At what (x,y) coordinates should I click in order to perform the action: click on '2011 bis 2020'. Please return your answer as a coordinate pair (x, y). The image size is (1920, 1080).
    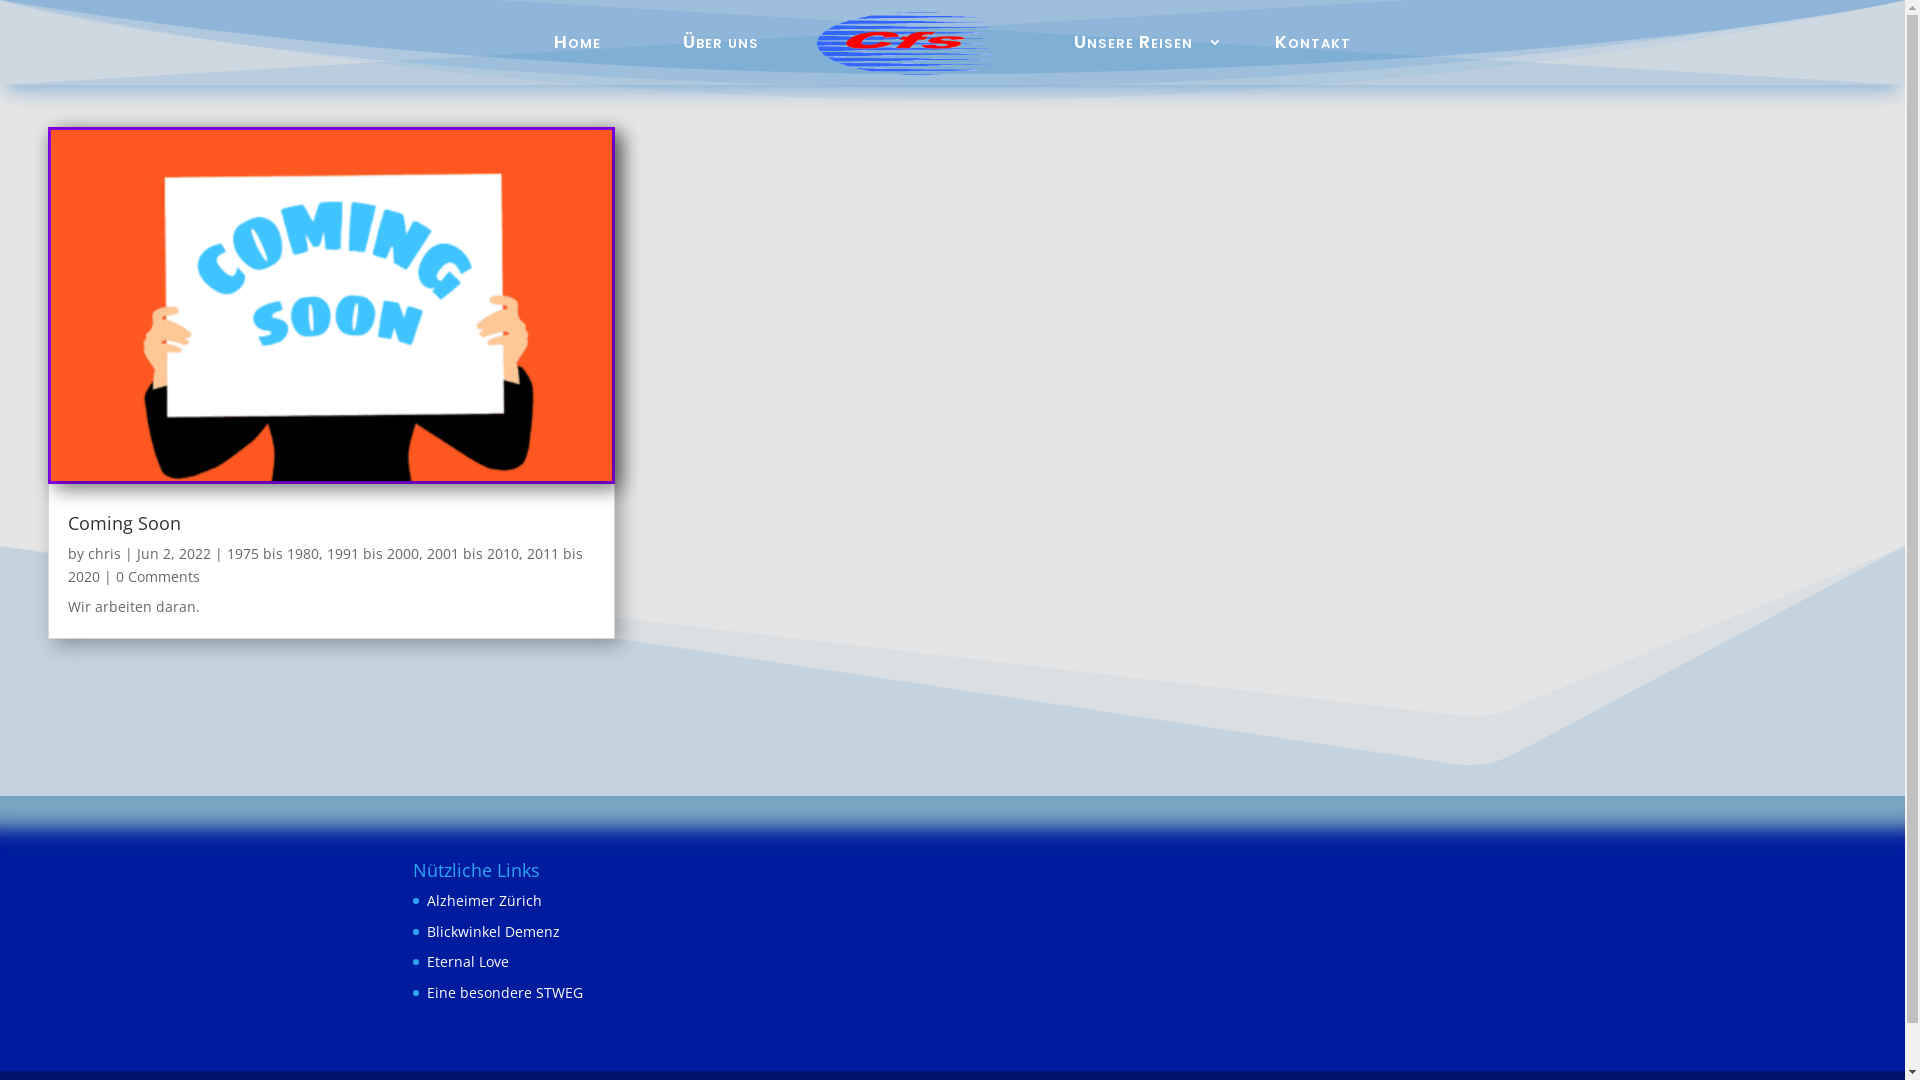
    Looking at the image, I should click on (325, 565).